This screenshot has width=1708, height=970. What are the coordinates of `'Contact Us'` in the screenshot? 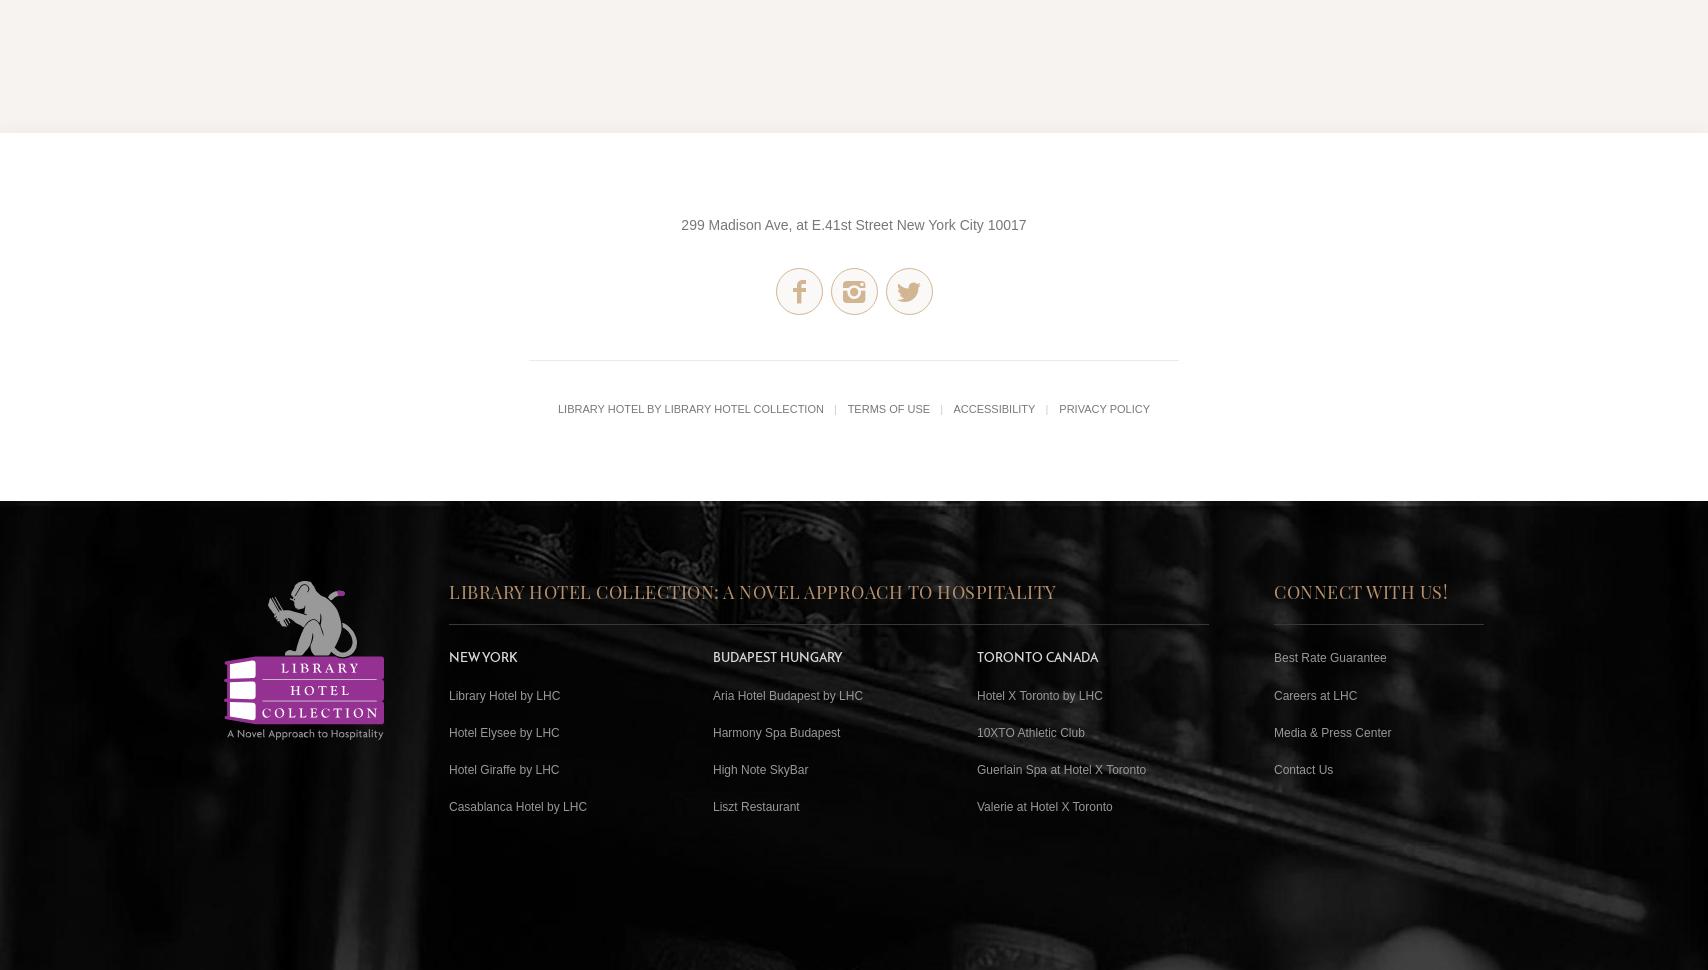 It's located at (1303, 768).